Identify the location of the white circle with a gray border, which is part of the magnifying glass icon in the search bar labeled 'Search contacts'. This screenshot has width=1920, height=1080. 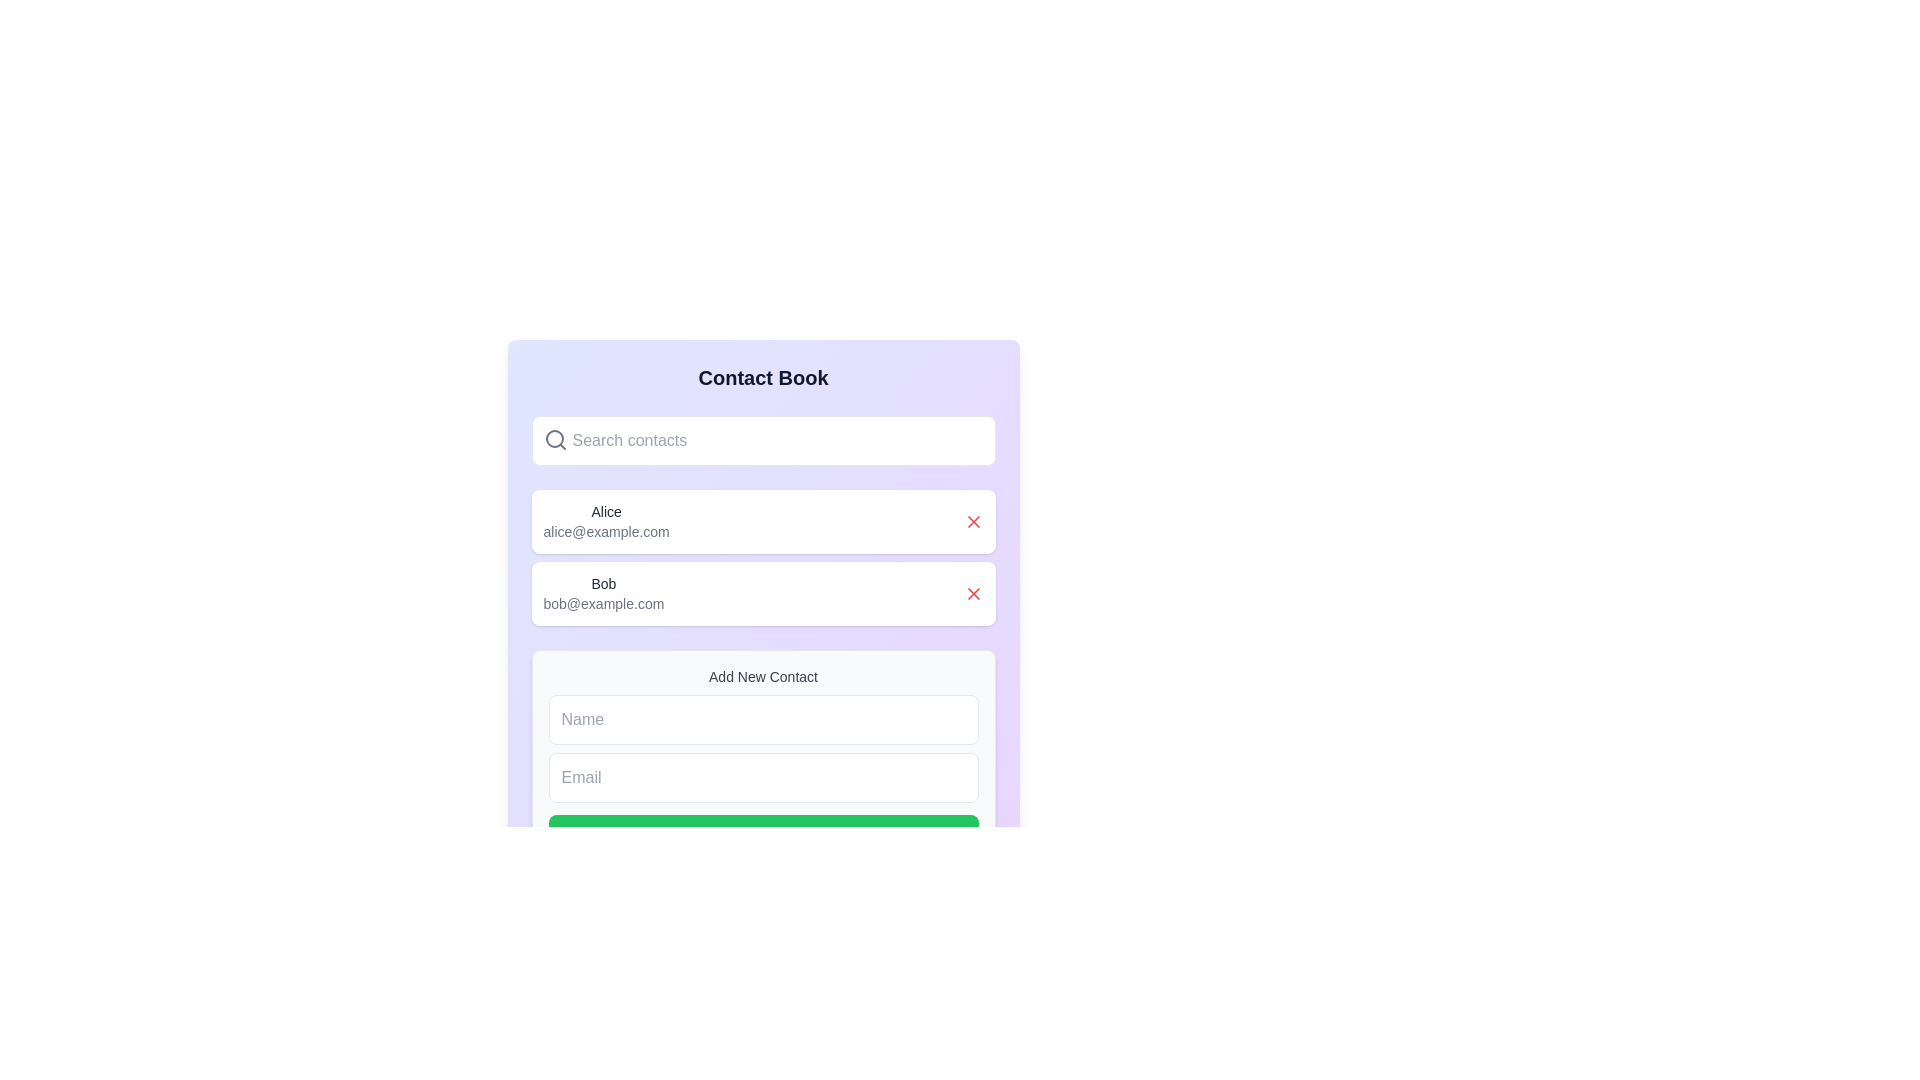
(554, 438).